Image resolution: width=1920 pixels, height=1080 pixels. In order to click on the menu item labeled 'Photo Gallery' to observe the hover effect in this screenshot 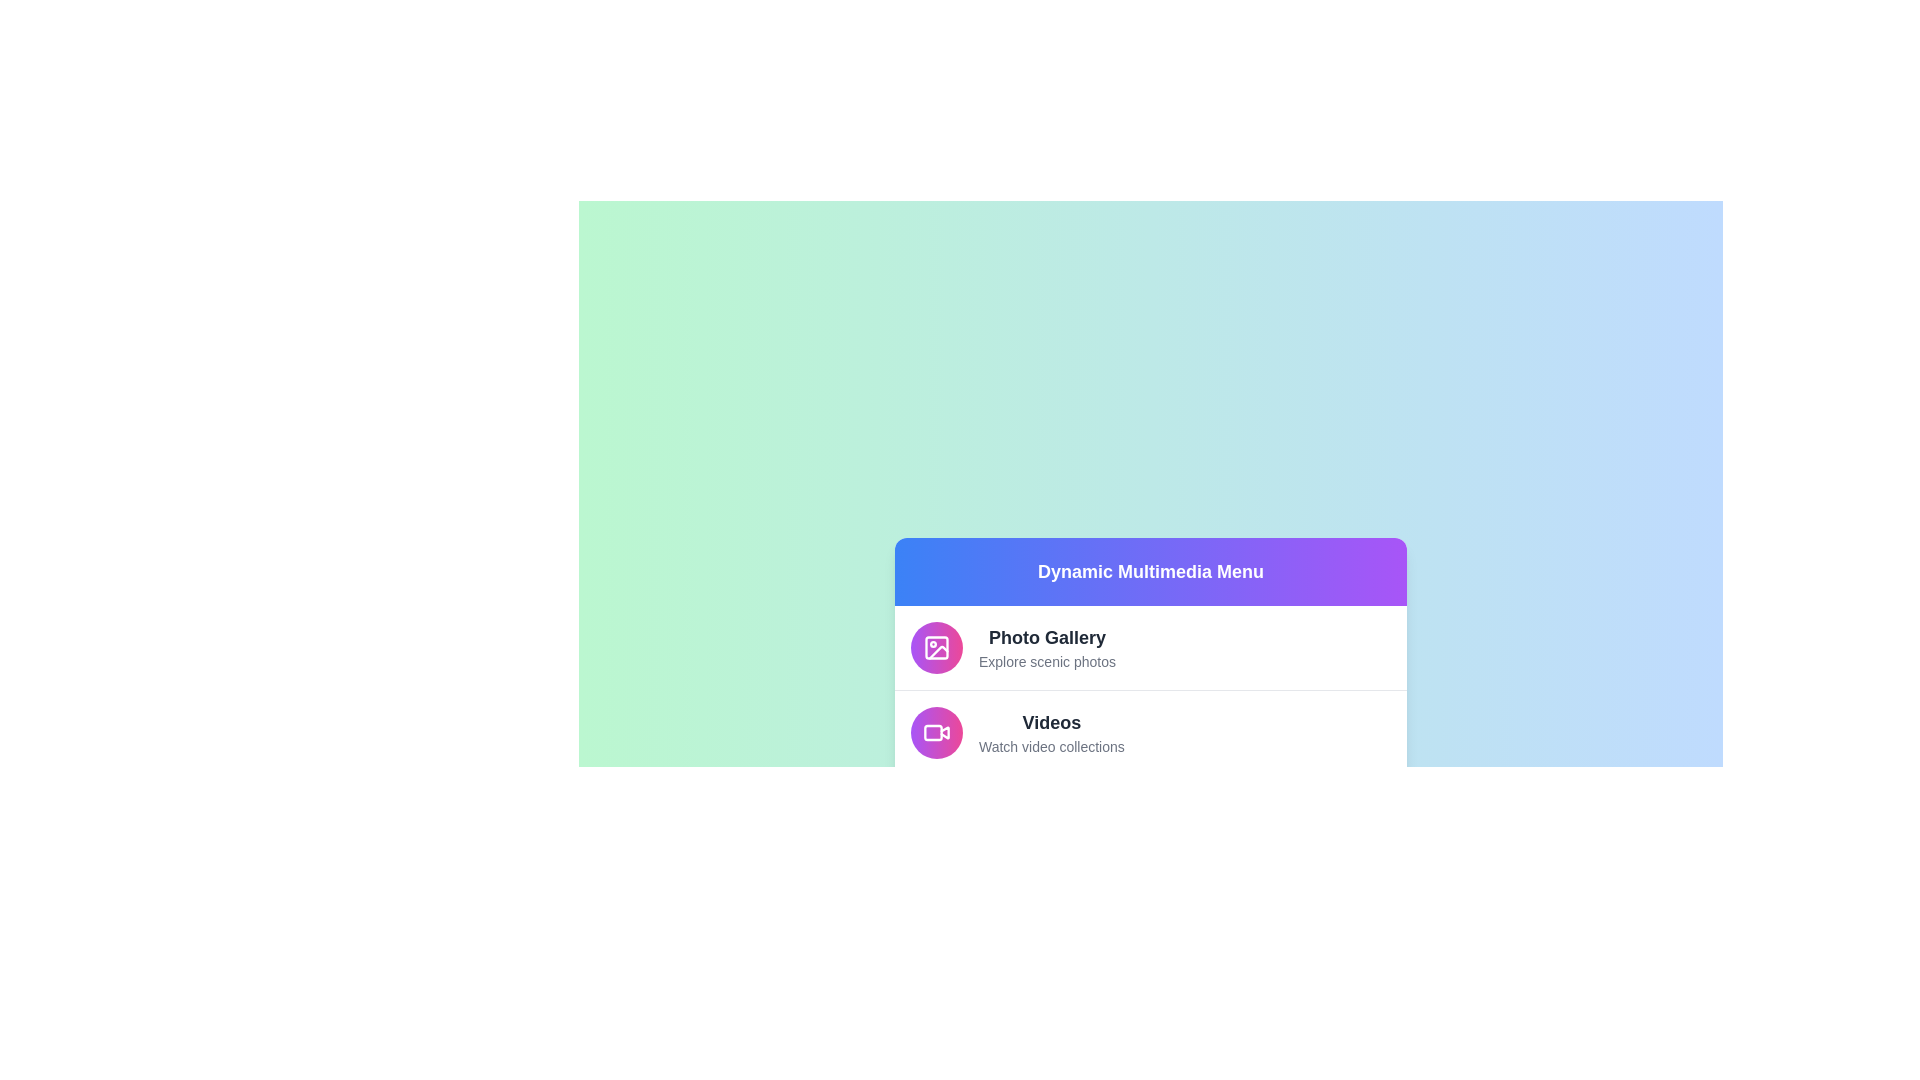, I will do `click(1151, 647)`.